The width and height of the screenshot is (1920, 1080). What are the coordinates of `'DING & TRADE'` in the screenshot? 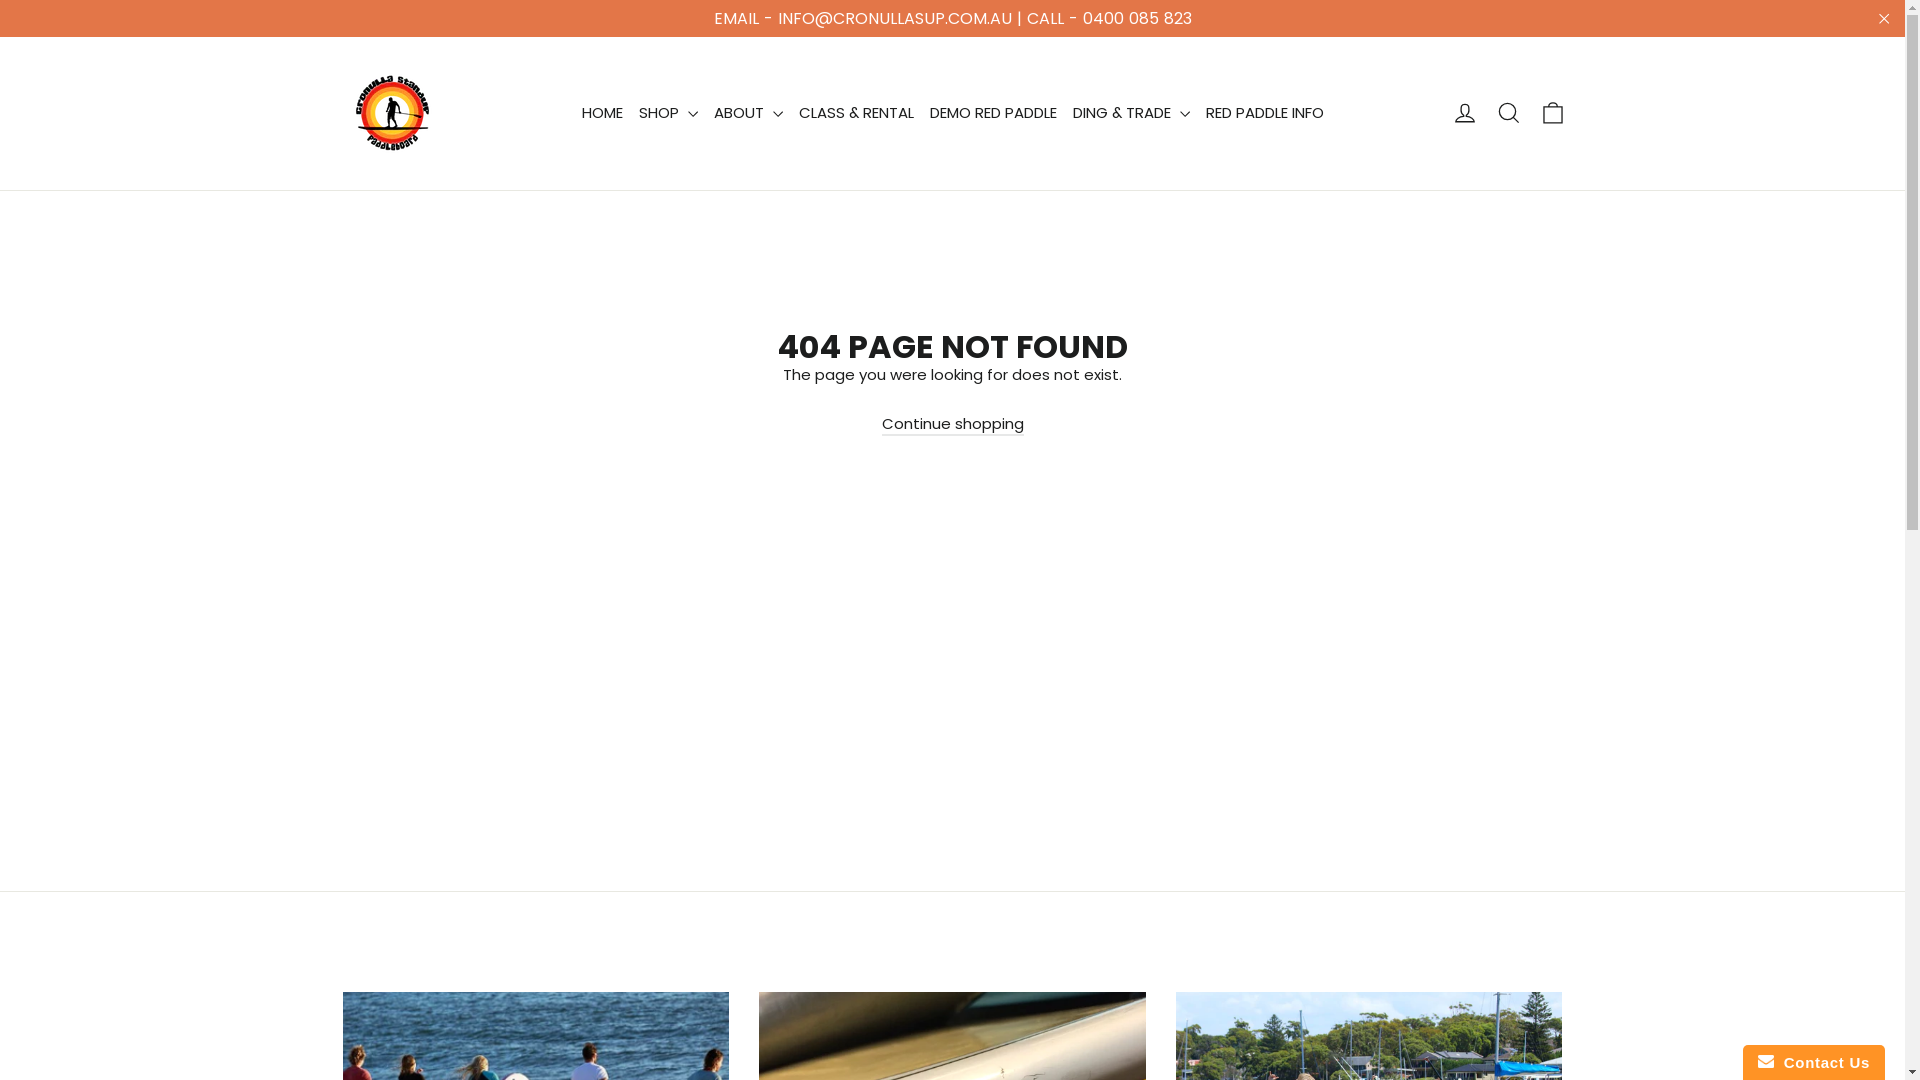 It's located at (1130, 112).